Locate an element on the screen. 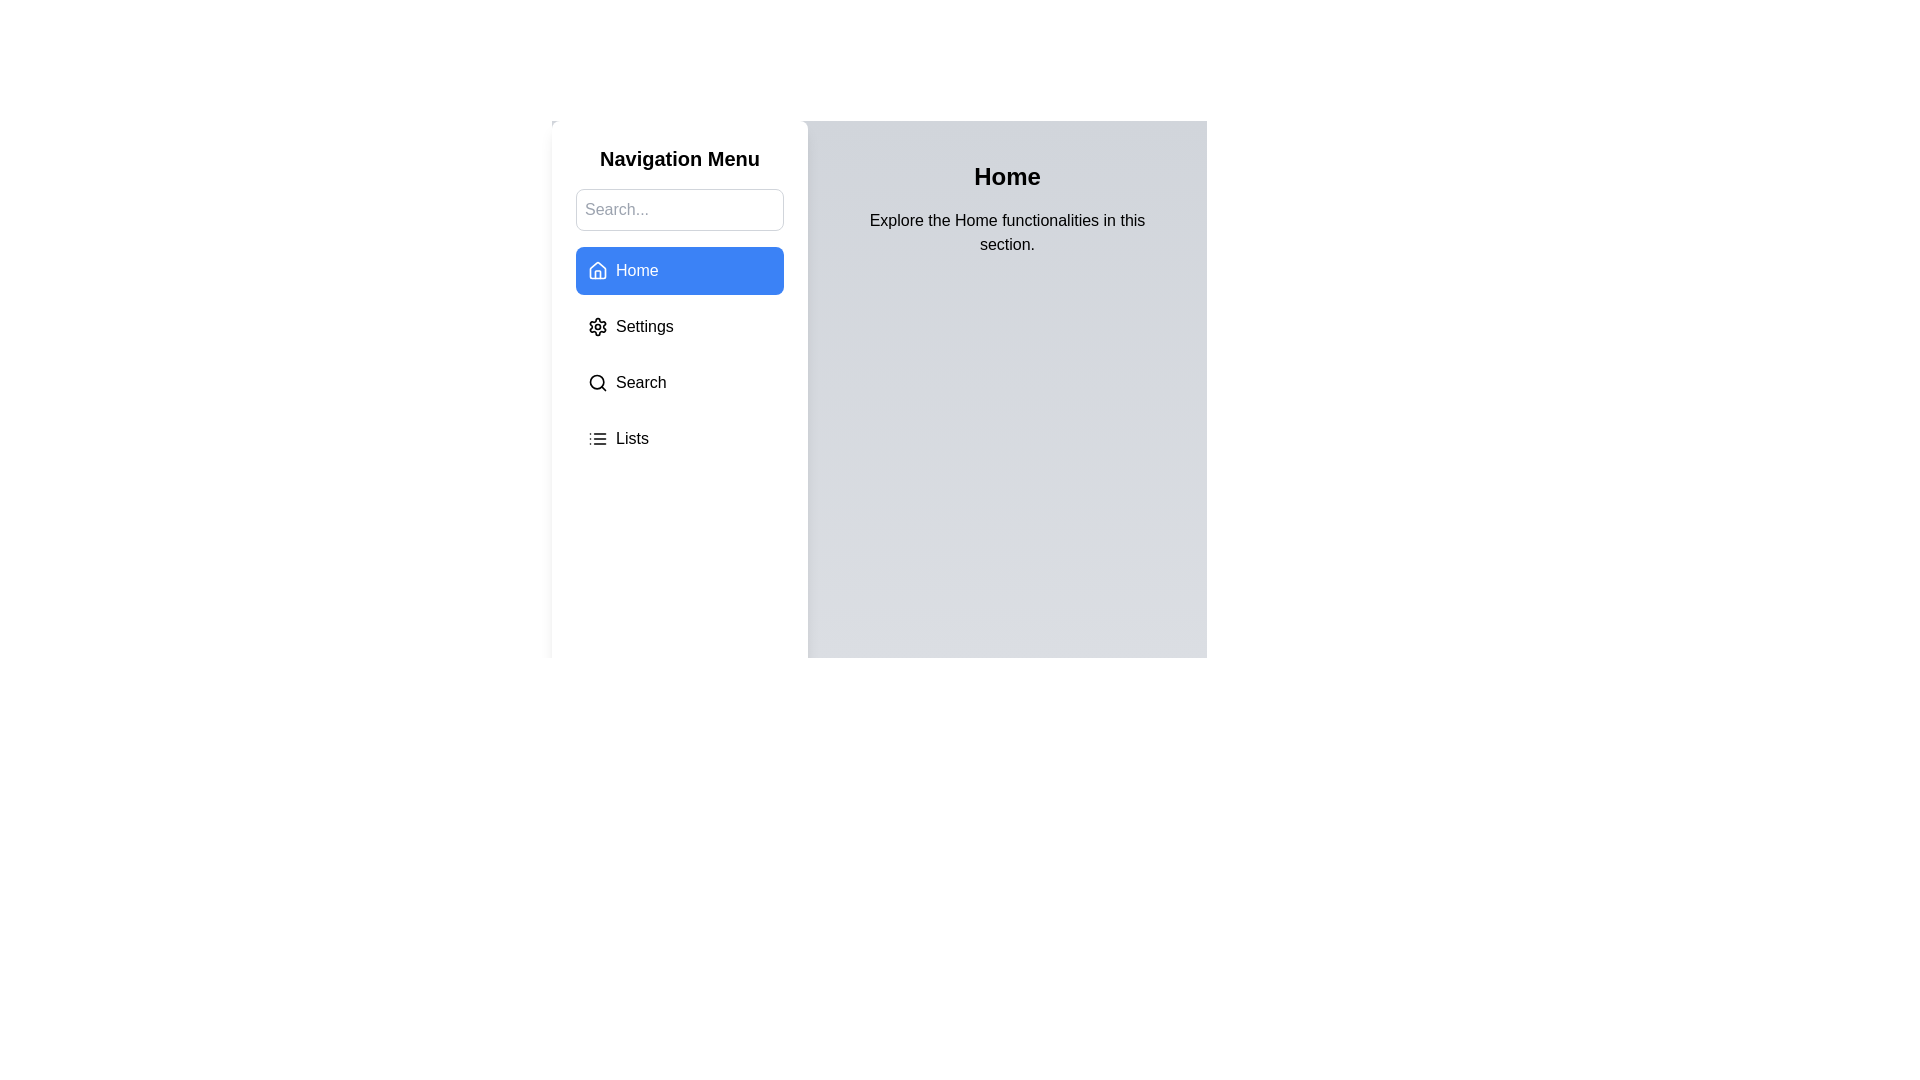 This screenshot has width=1920, height=1080. the Search section from the menu is located at coordinates (680, 382).